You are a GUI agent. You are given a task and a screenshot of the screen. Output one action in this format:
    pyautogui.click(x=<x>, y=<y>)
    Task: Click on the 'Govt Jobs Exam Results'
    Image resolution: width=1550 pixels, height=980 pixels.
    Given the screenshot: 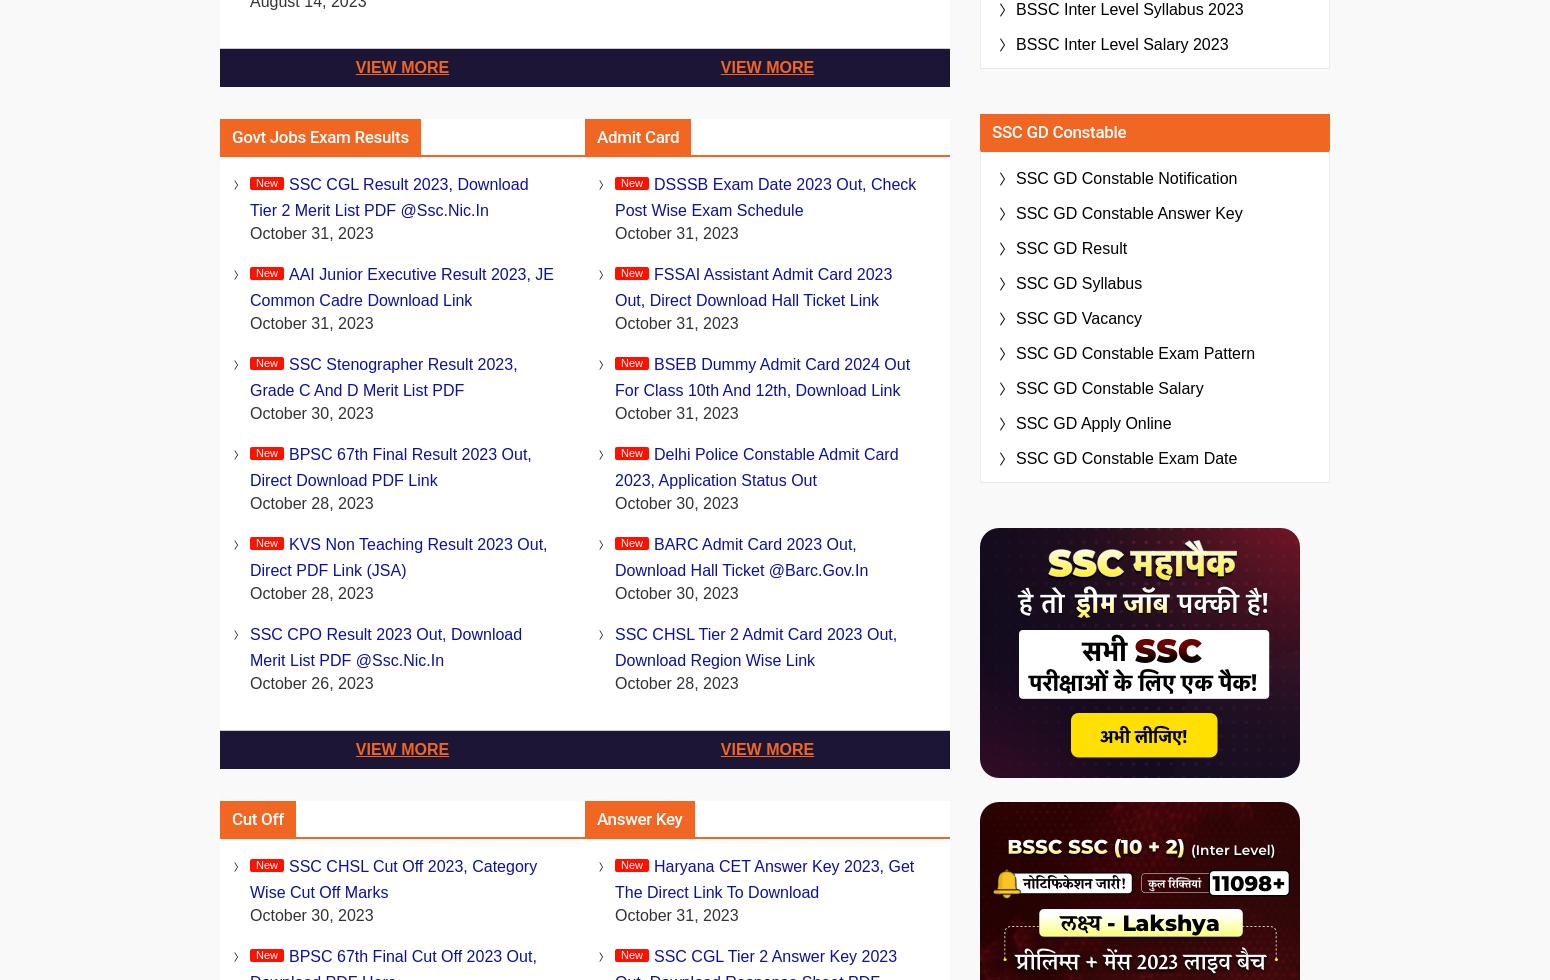 What is the action you would take?
    pyautogui.click(x=319, y=137)
    